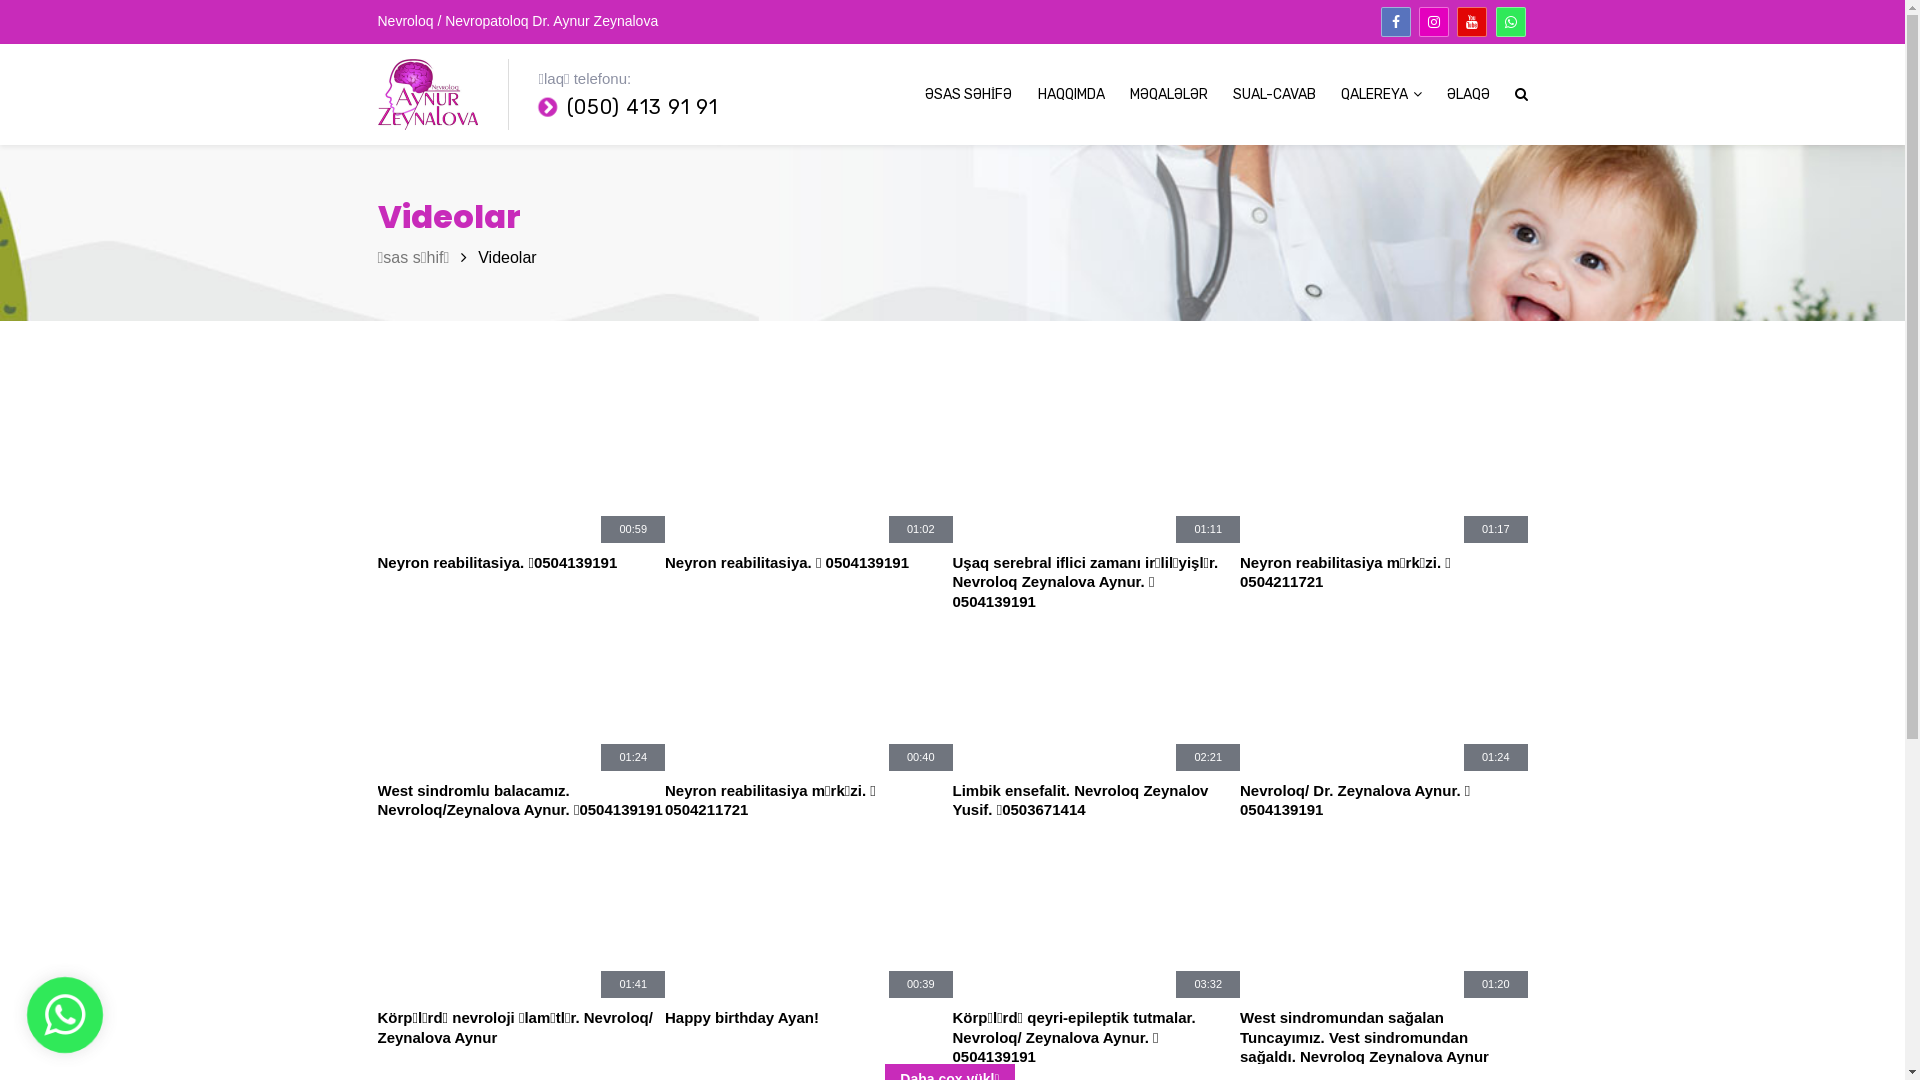 The image size is (1920, 1080). Describe the element at coordinates (1272, 95) in the screenshot. I see `'SUAL-CAVAB'` at that location.